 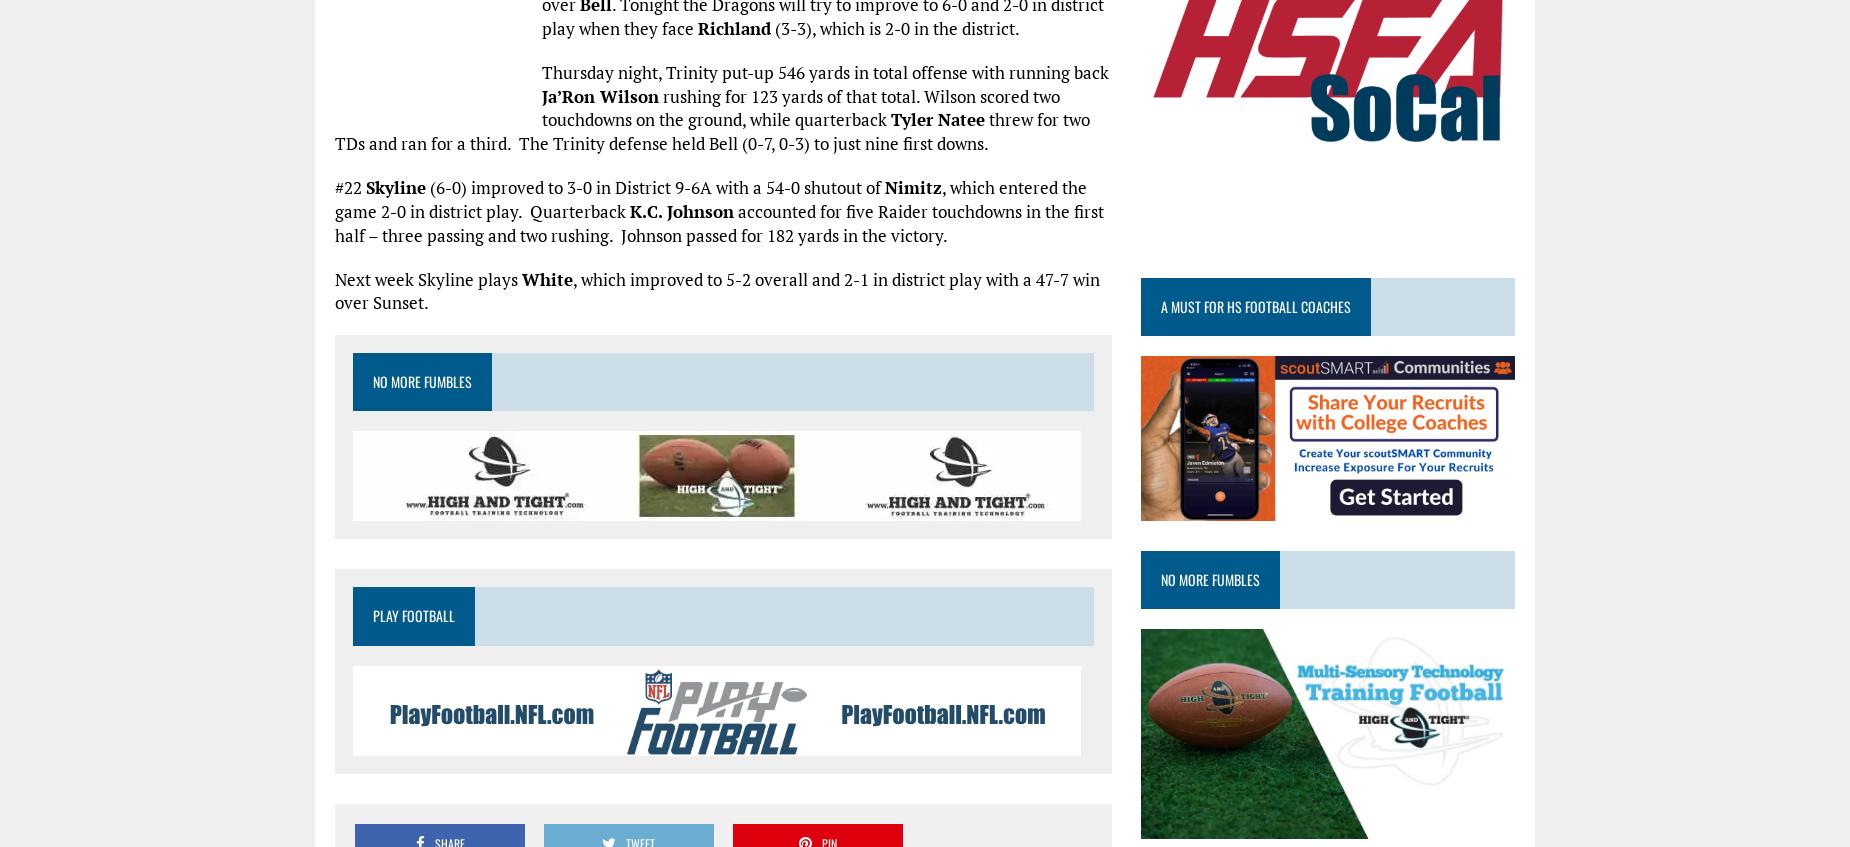 What do you see at coordinates (801, 107) in the screenshot?
I see `'rushing for 123 yards of that total. Wilson scored two touchdowns on the ground, while quarterback'` at bounding box center [801, 107].